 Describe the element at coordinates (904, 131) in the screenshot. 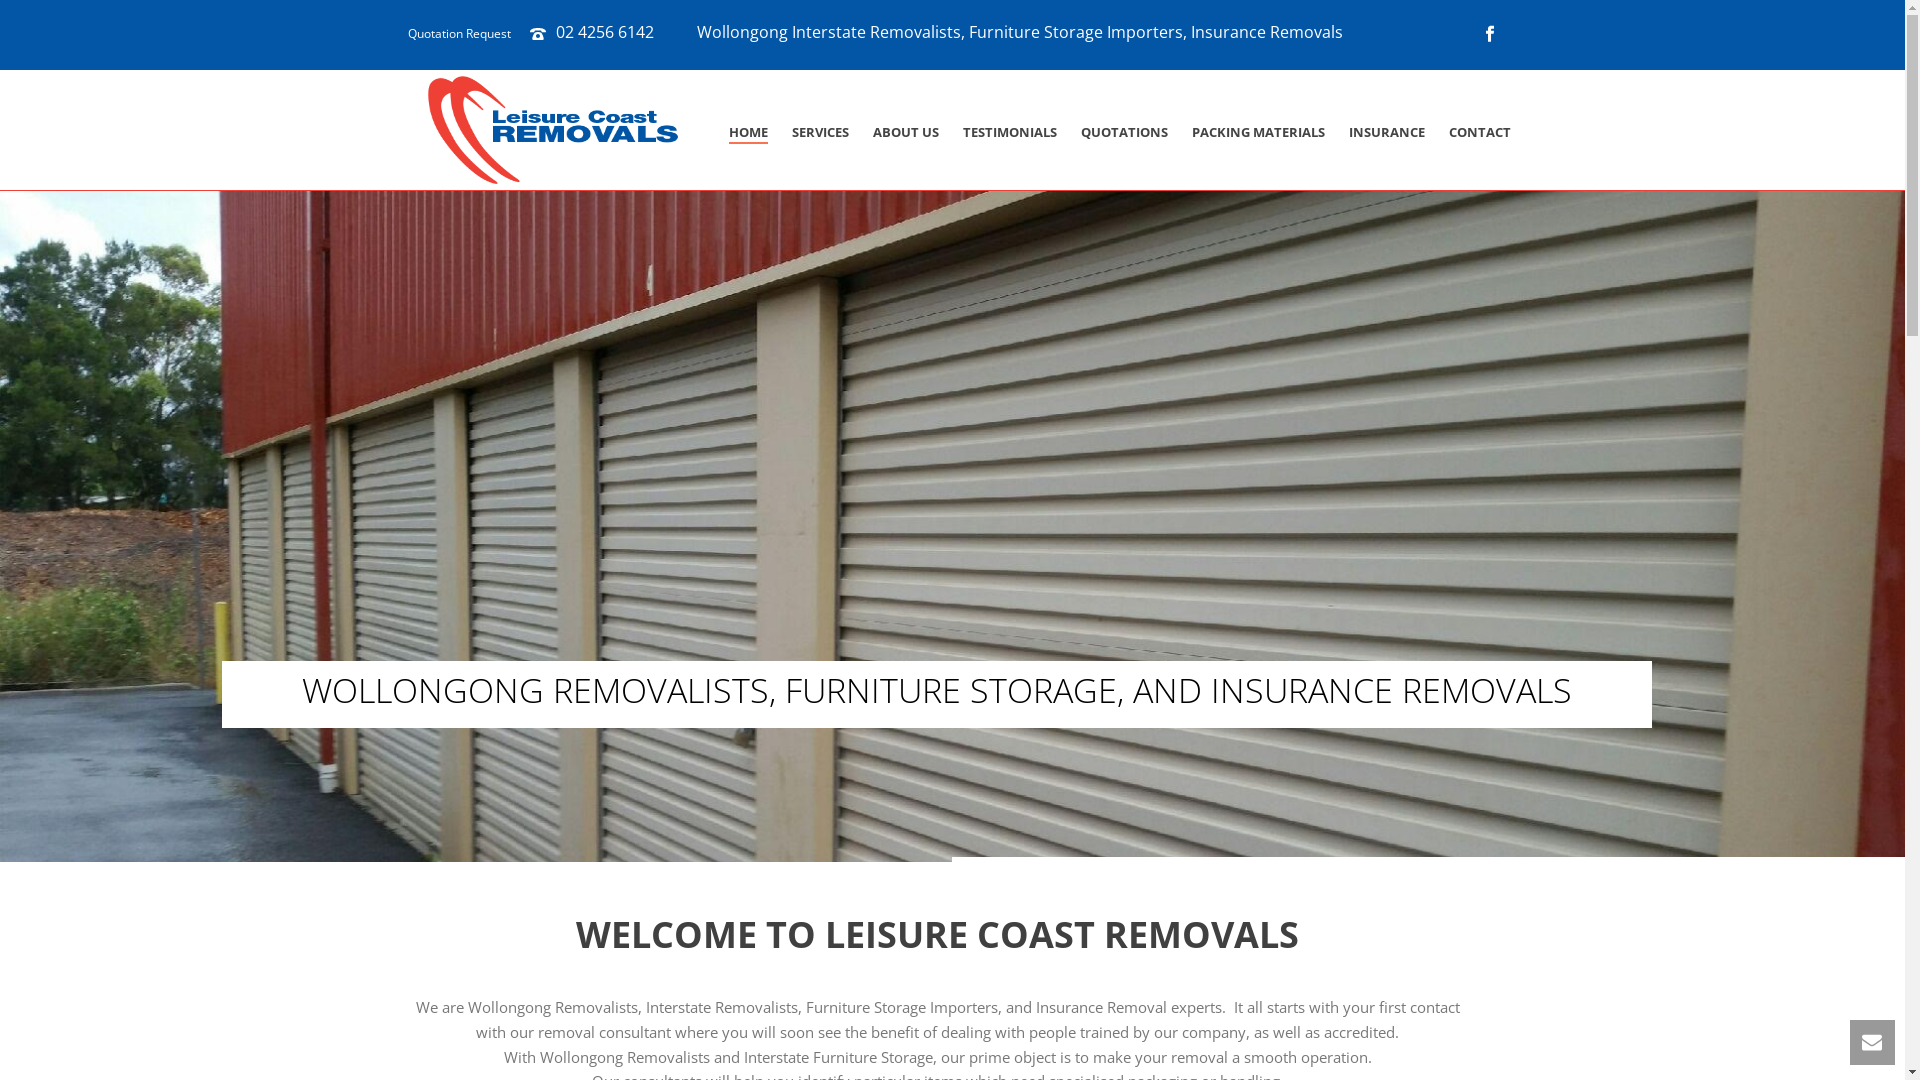

I see `'ABOUT US'` at that location.